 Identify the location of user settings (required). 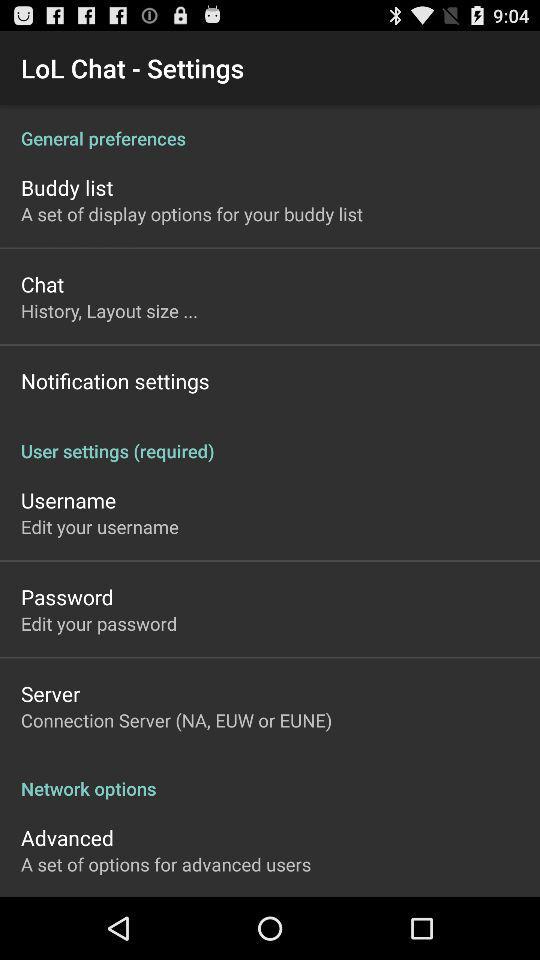
(270, 440).